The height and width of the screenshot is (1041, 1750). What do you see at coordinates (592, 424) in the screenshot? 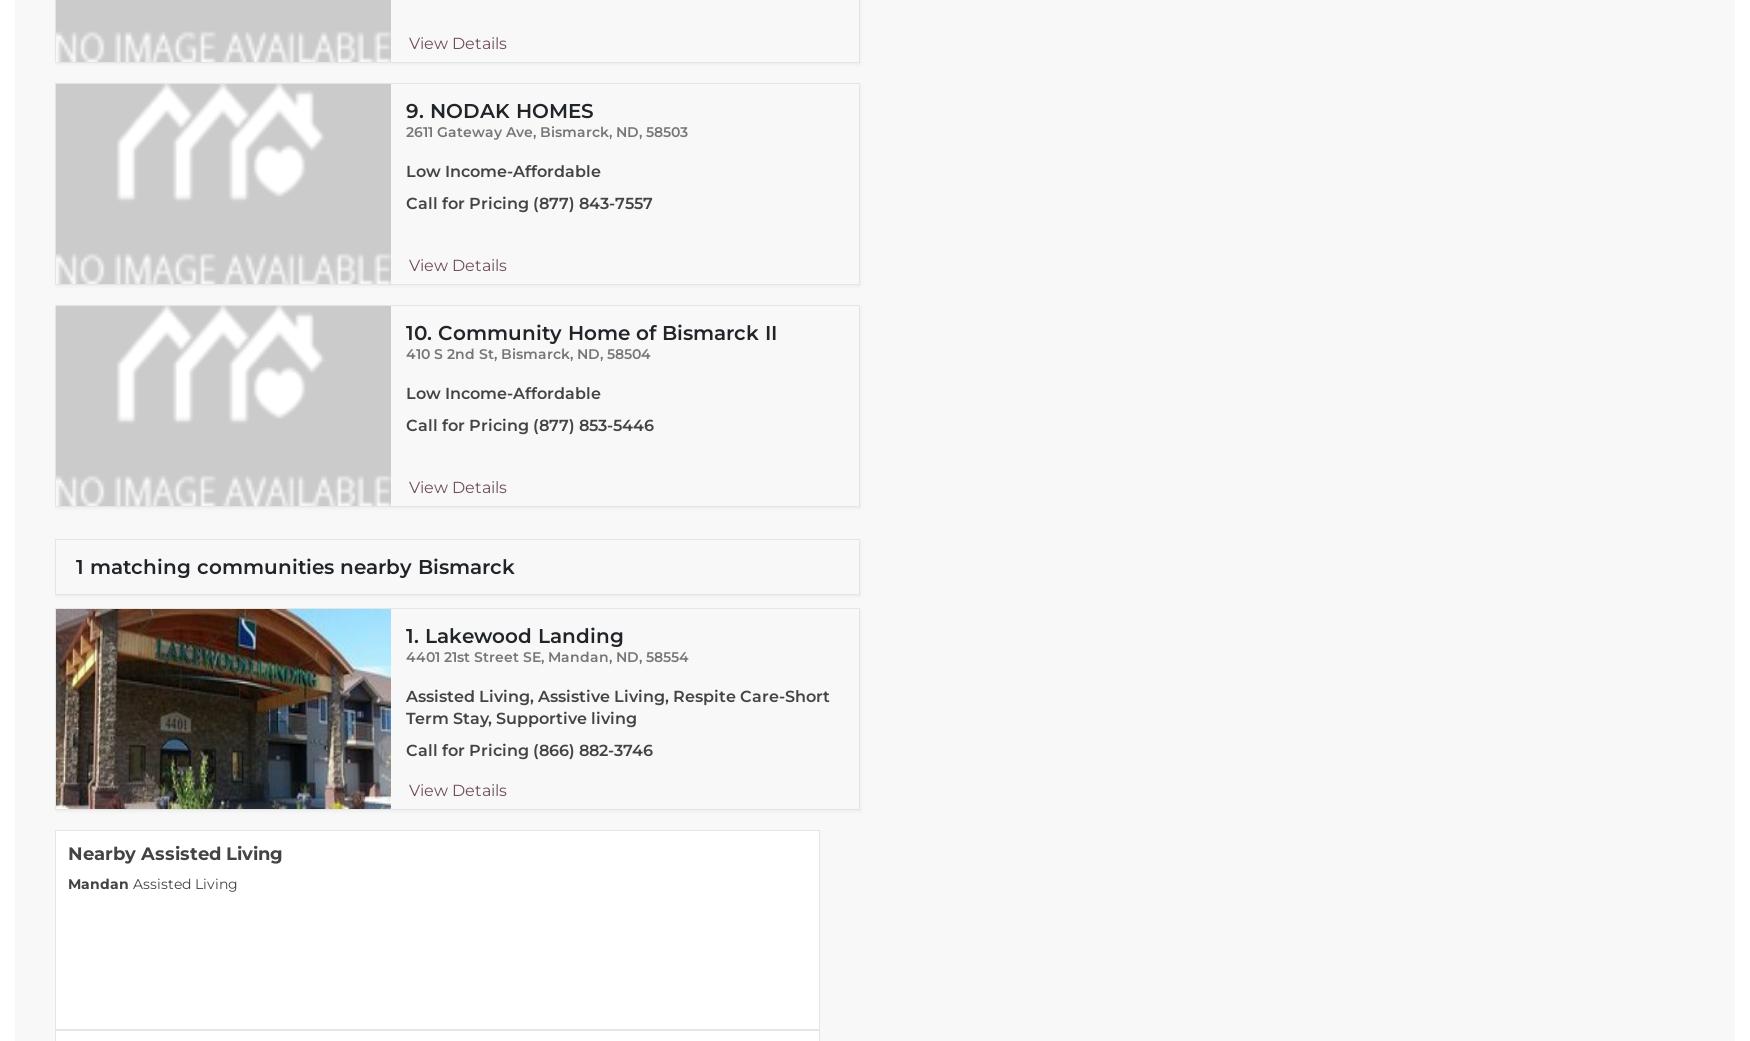
I see `'(877) 853-5446'` at bounding box center [592, 424].